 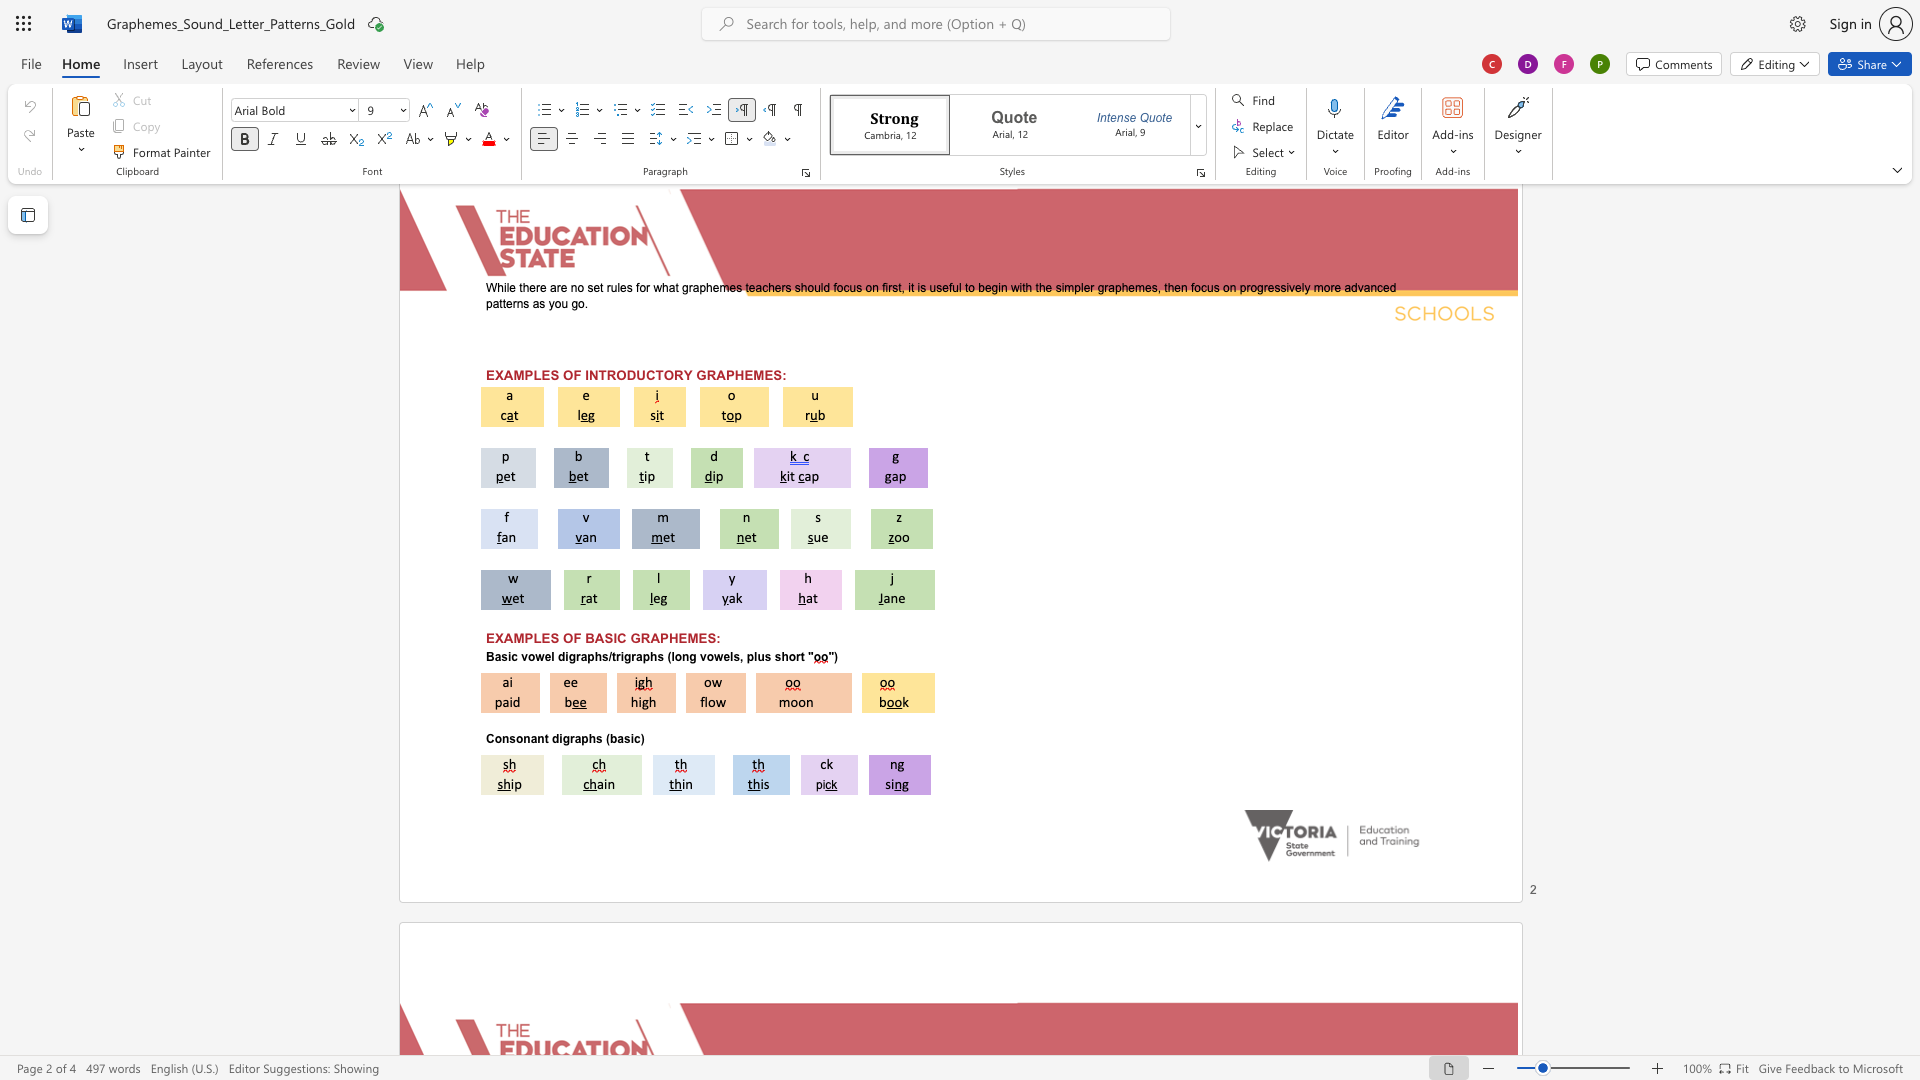 What do you see at coordinates (612, 739) in the screenshot?
I see `the 1th character "b" in the text` at bounding box center [612, 739].